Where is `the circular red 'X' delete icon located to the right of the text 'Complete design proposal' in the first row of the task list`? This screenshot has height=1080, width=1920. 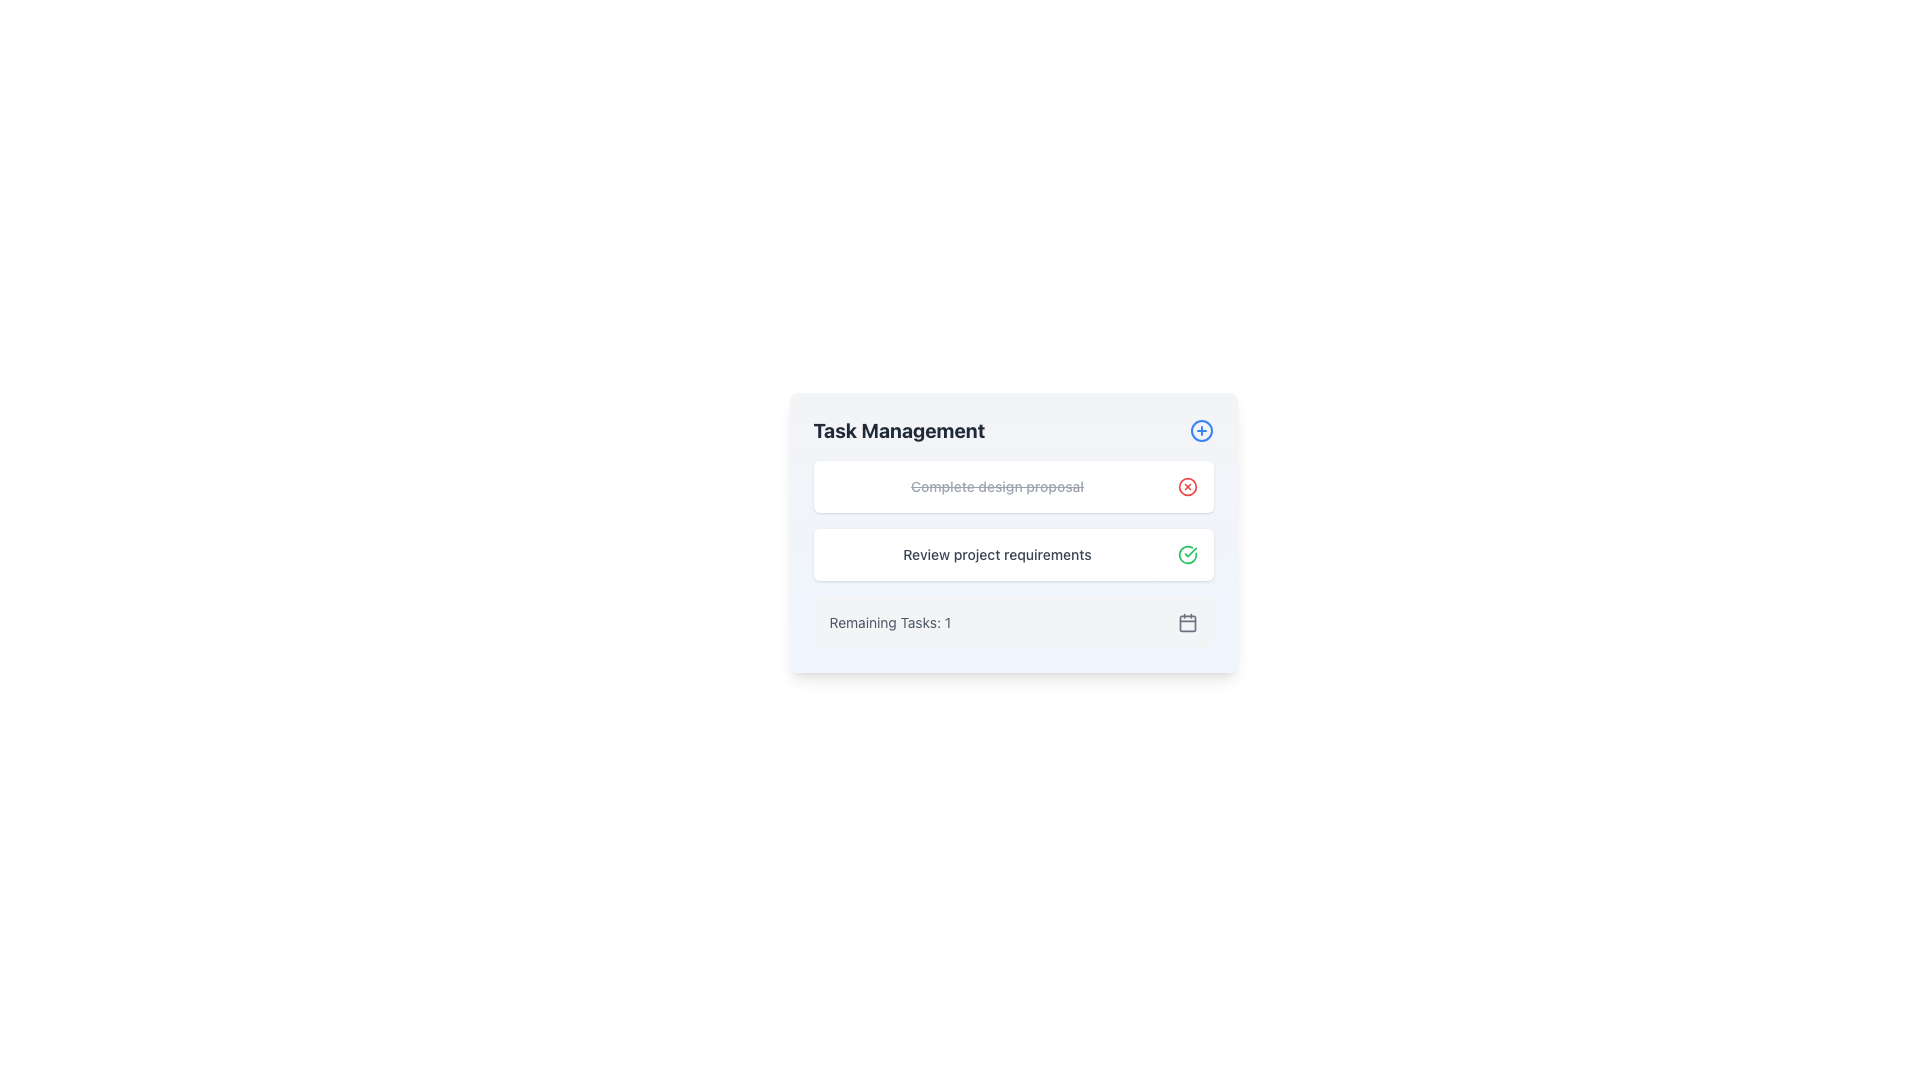
the circular red 'X' delete icon located to the right of the text 'Complete design proposal' in the first row of the task list is located at coordinates (1187, 486).